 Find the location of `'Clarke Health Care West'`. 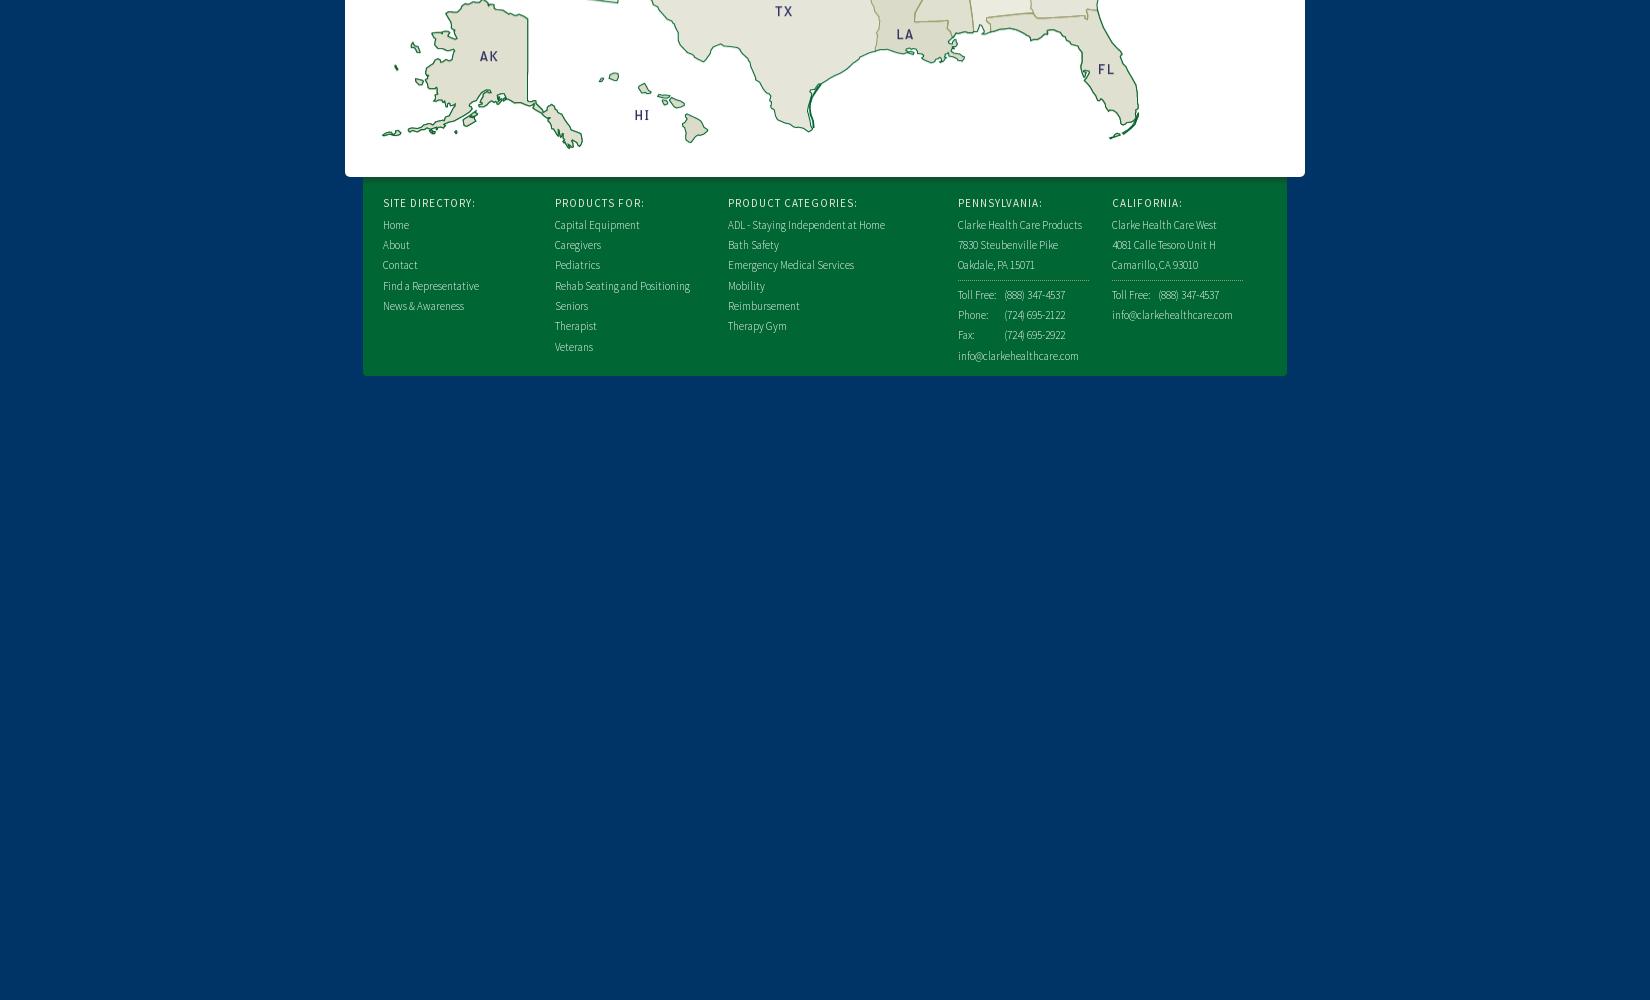

'Clarke Health Care West' is located at coordinates (1164, 223).